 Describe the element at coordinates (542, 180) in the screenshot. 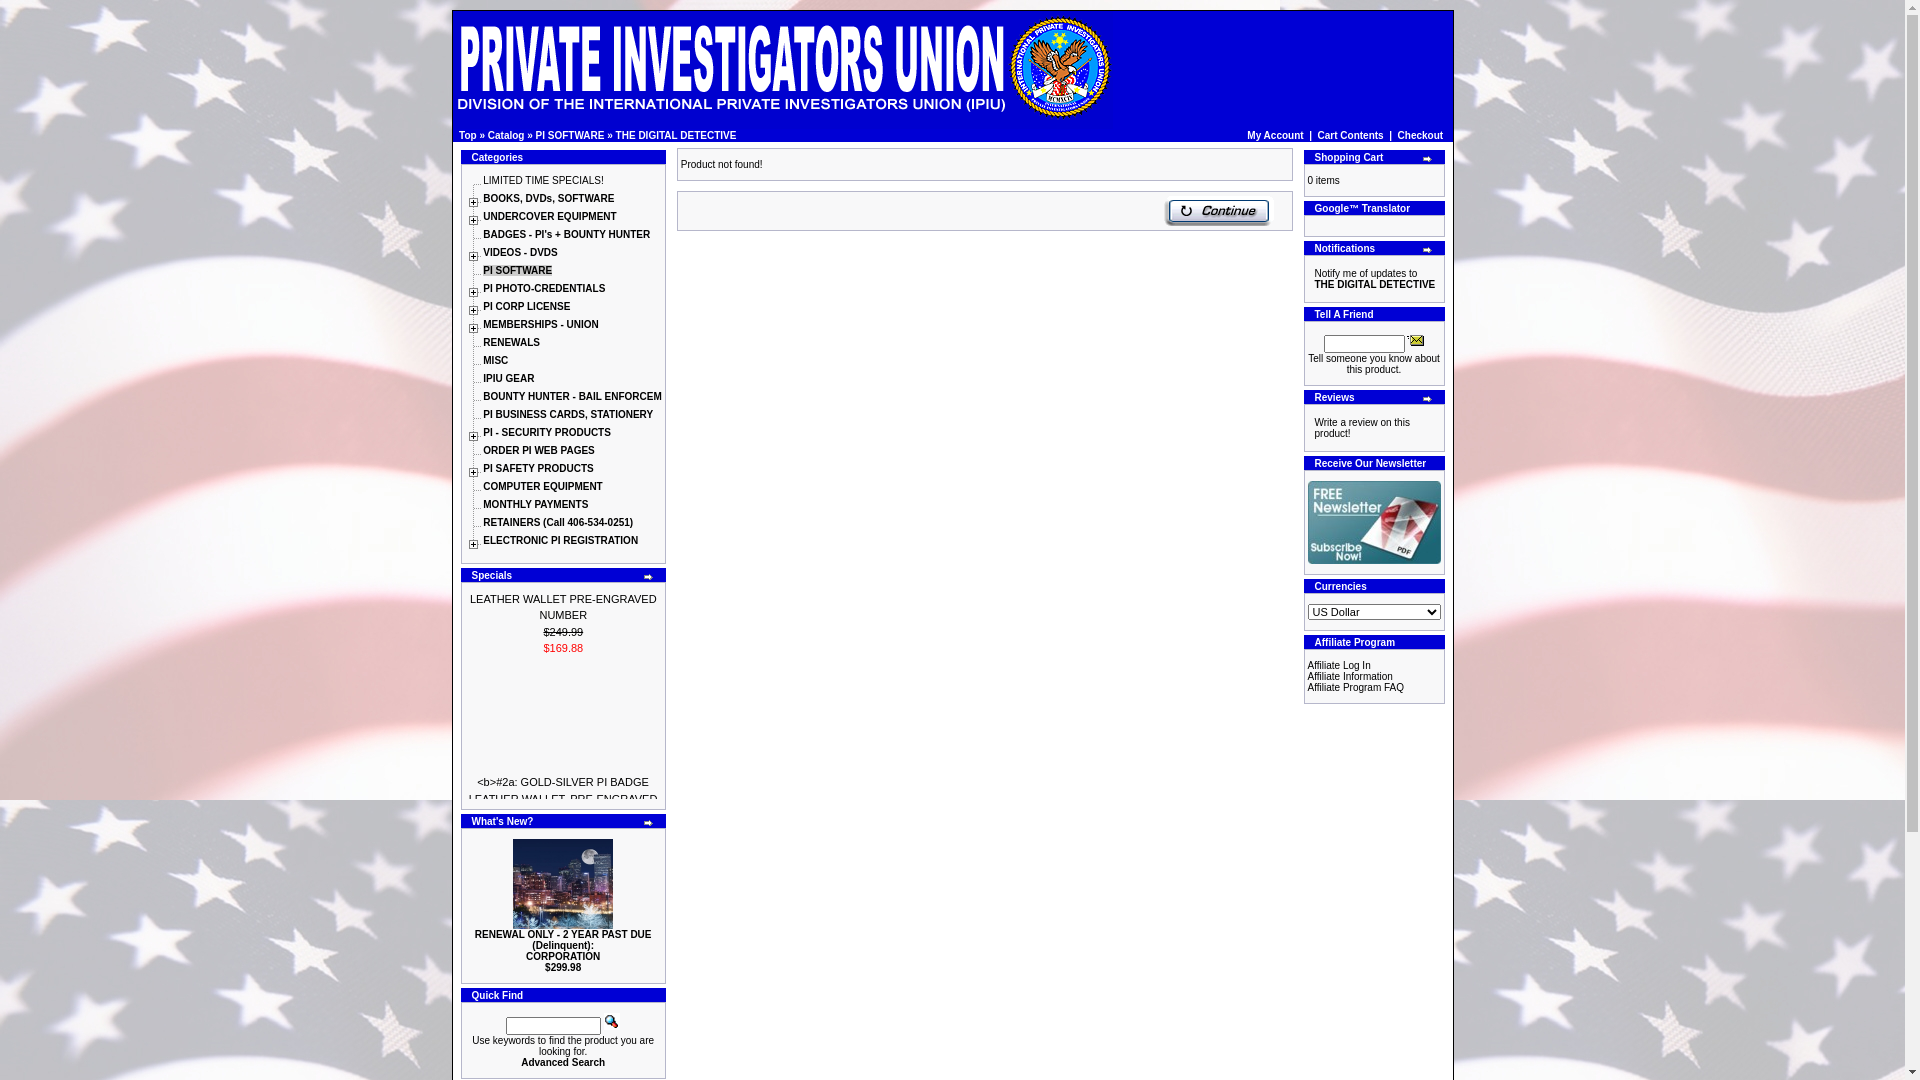

I see `'LIMITED TIME SPECIALS!'` at that location.